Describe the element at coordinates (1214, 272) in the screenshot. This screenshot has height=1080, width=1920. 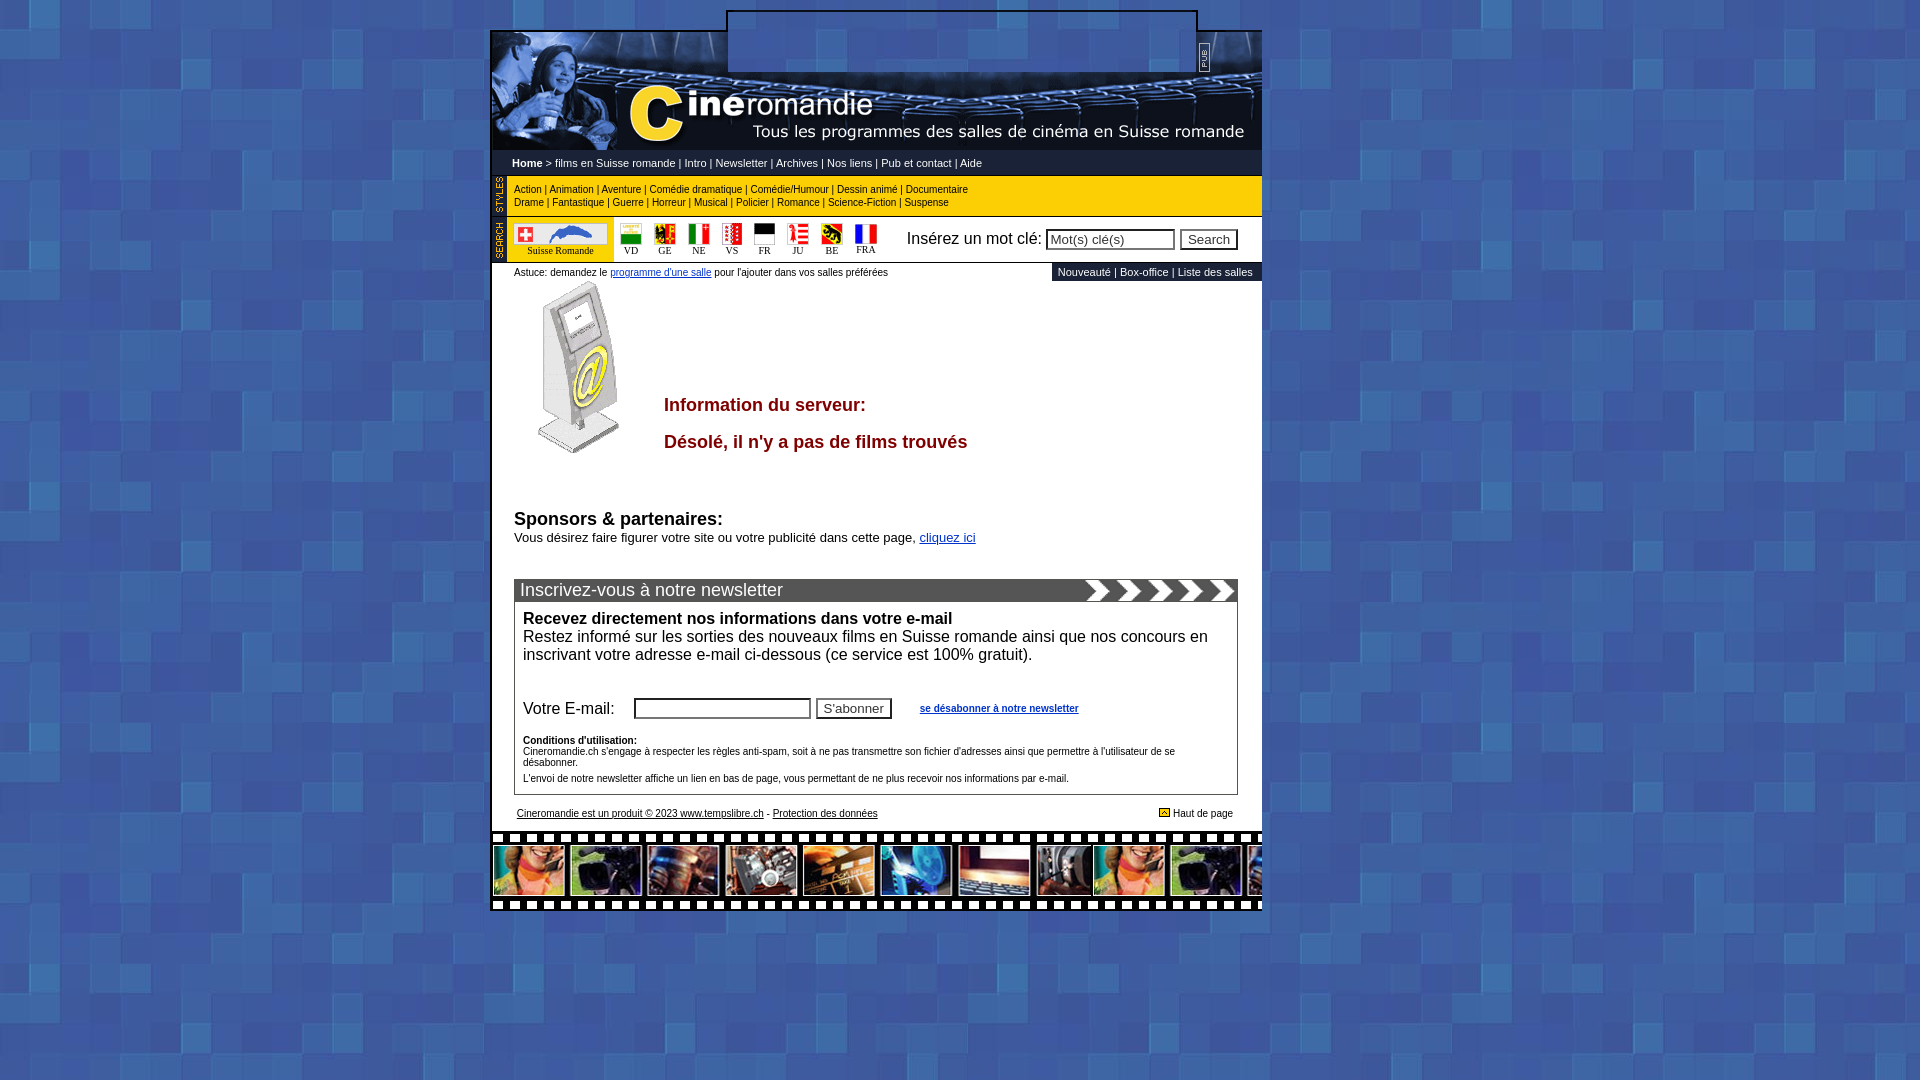
I see `'Liste des salles'` at that location.